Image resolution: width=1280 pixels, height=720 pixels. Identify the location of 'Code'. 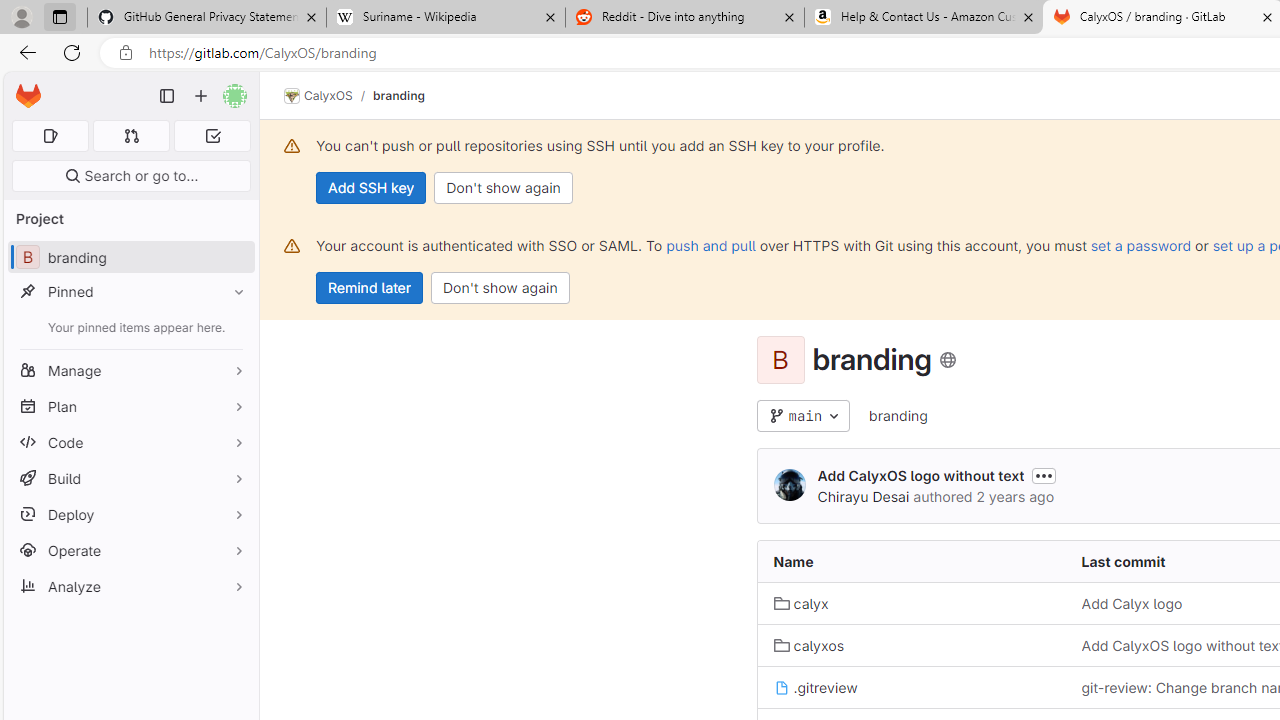
(130, 441).